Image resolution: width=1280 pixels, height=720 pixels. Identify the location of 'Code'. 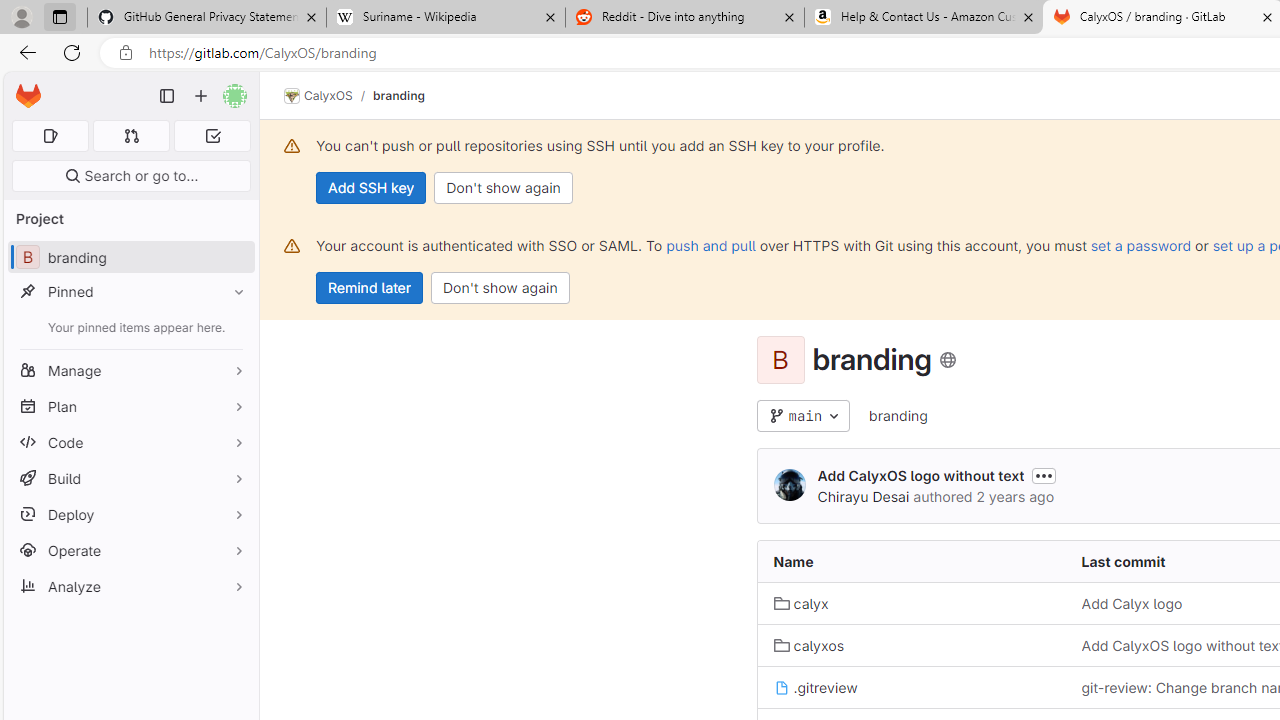
(130, 441).